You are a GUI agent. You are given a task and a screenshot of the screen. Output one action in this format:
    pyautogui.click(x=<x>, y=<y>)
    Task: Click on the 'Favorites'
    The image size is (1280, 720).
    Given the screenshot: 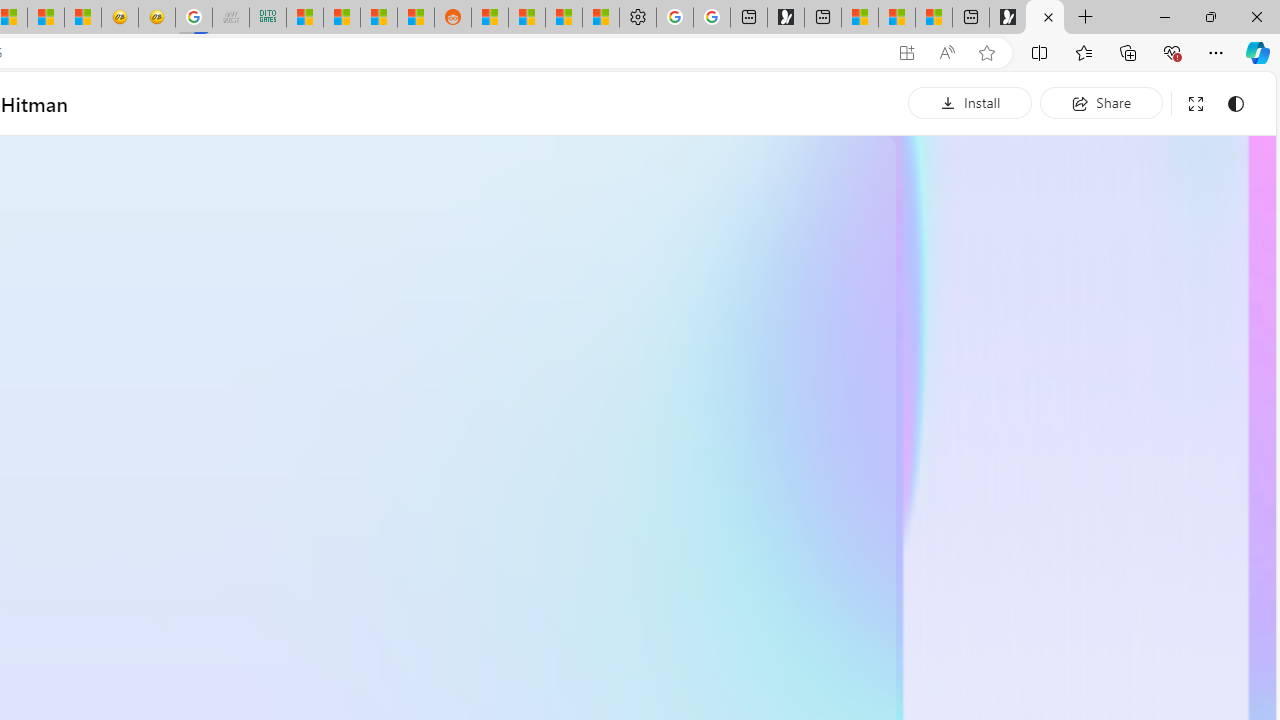 What is the action you would take?
    pyautogui.click(x=1082, y=51)
    